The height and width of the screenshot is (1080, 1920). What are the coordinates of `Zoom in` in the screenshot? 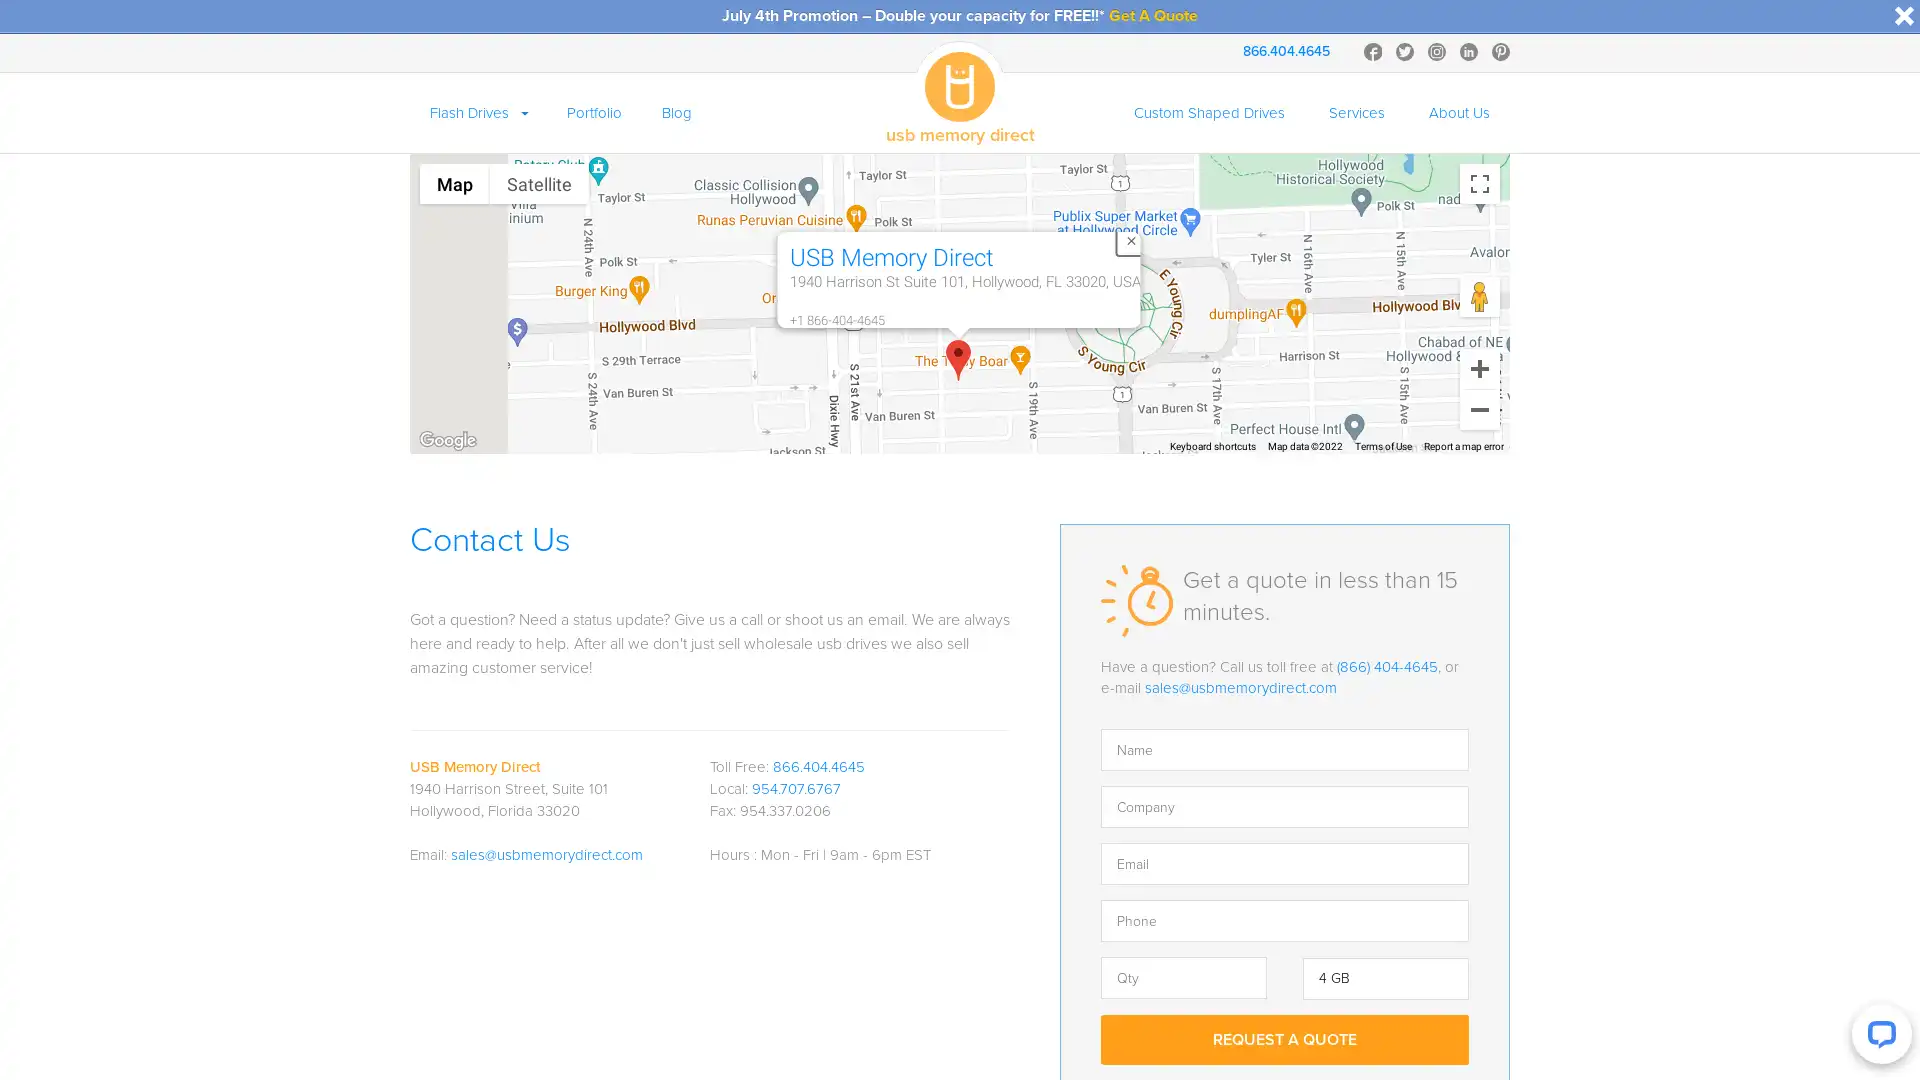 It's located at (1479, 369).